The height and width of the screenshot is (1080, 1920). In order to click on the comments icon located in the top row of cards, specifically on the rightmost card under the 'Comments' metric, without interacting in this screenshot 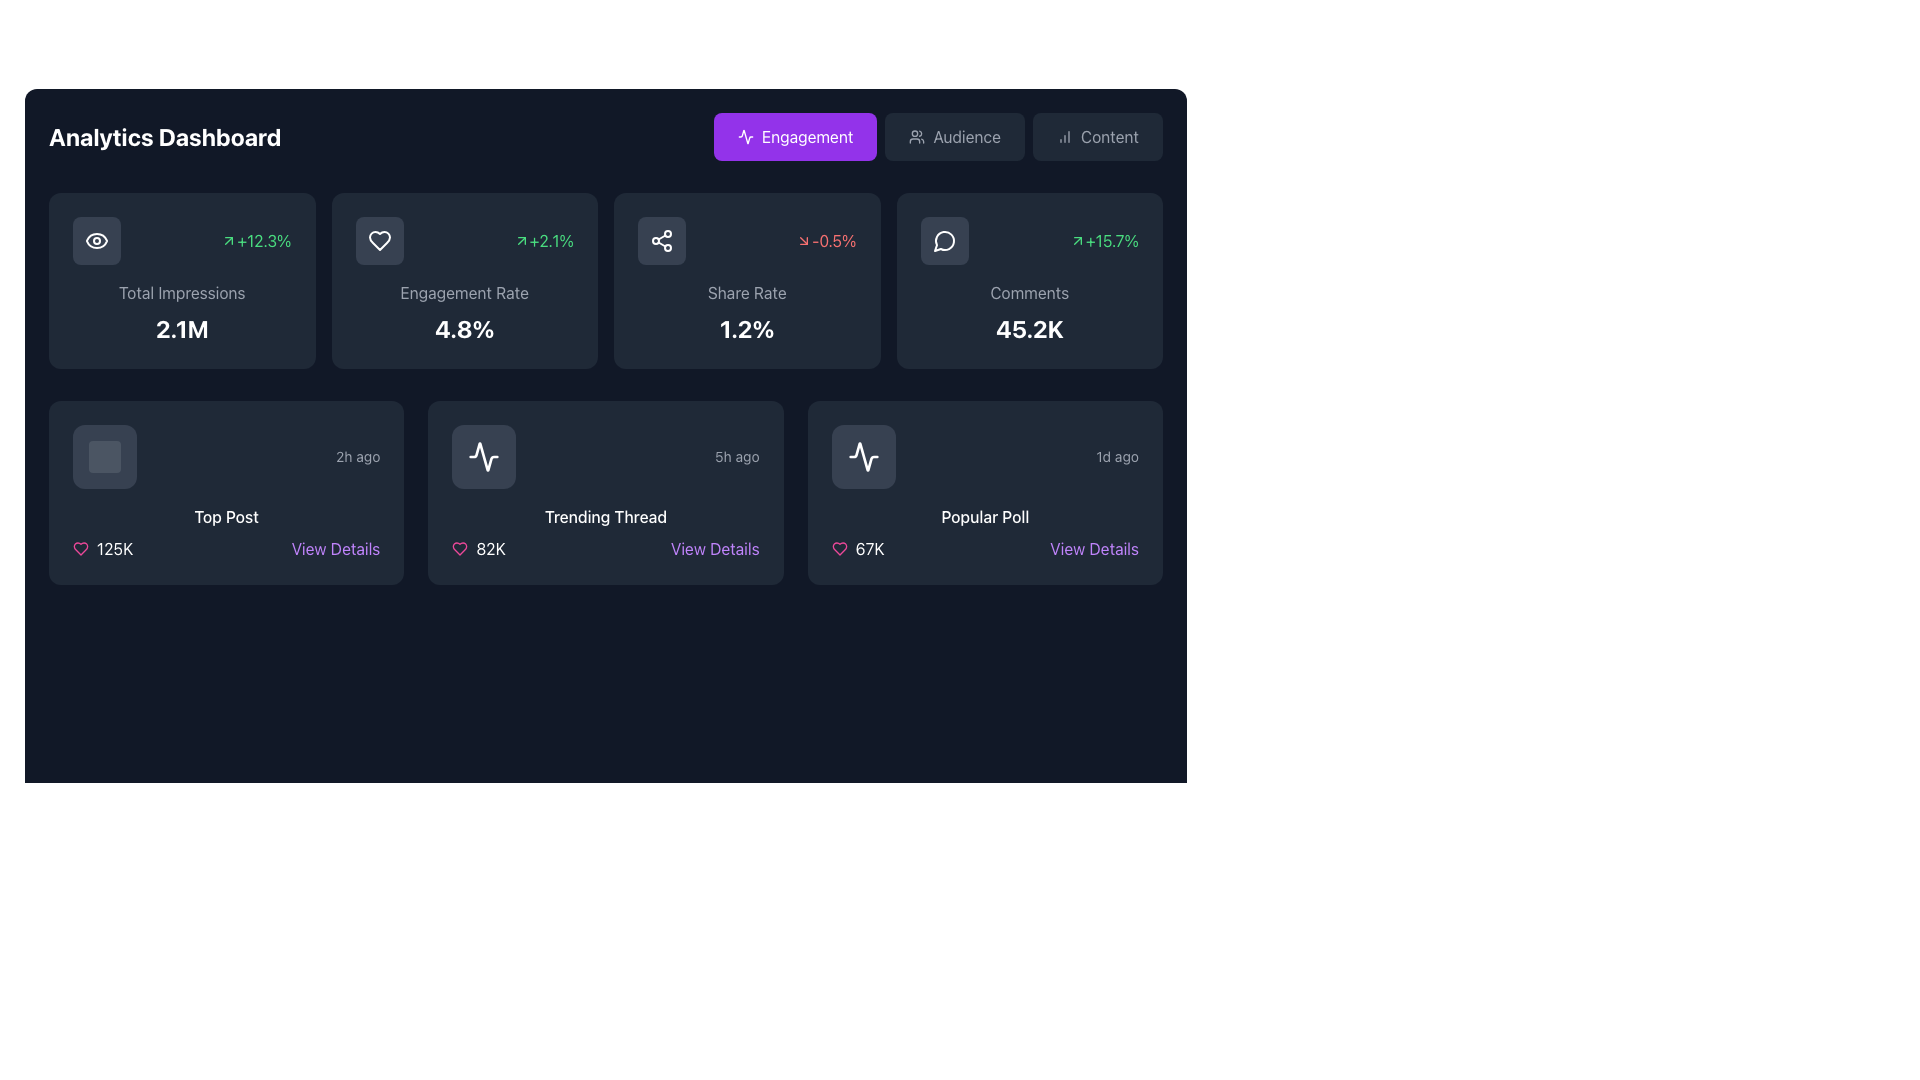, I will do `click(943, 239)`.